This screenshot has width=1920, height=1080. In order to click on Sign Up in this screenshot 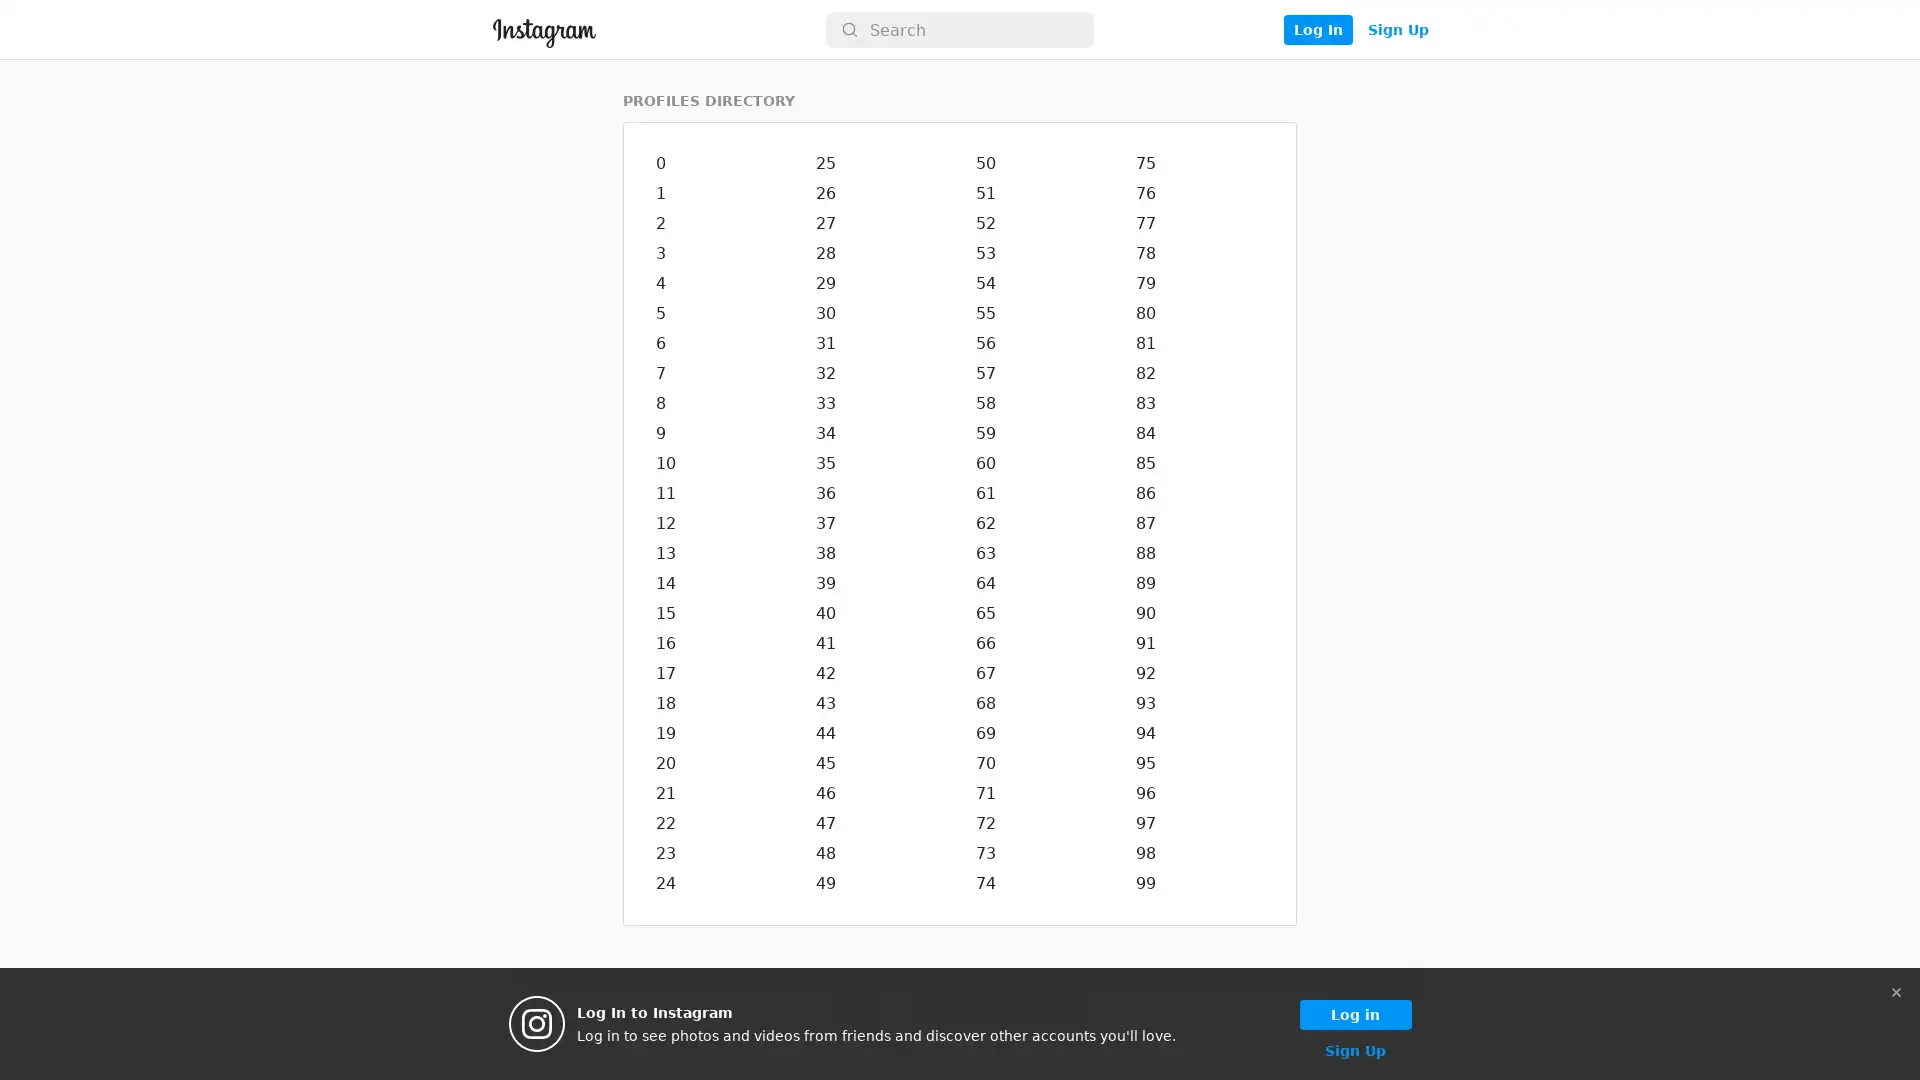, I will do `click(1396, 30)`.